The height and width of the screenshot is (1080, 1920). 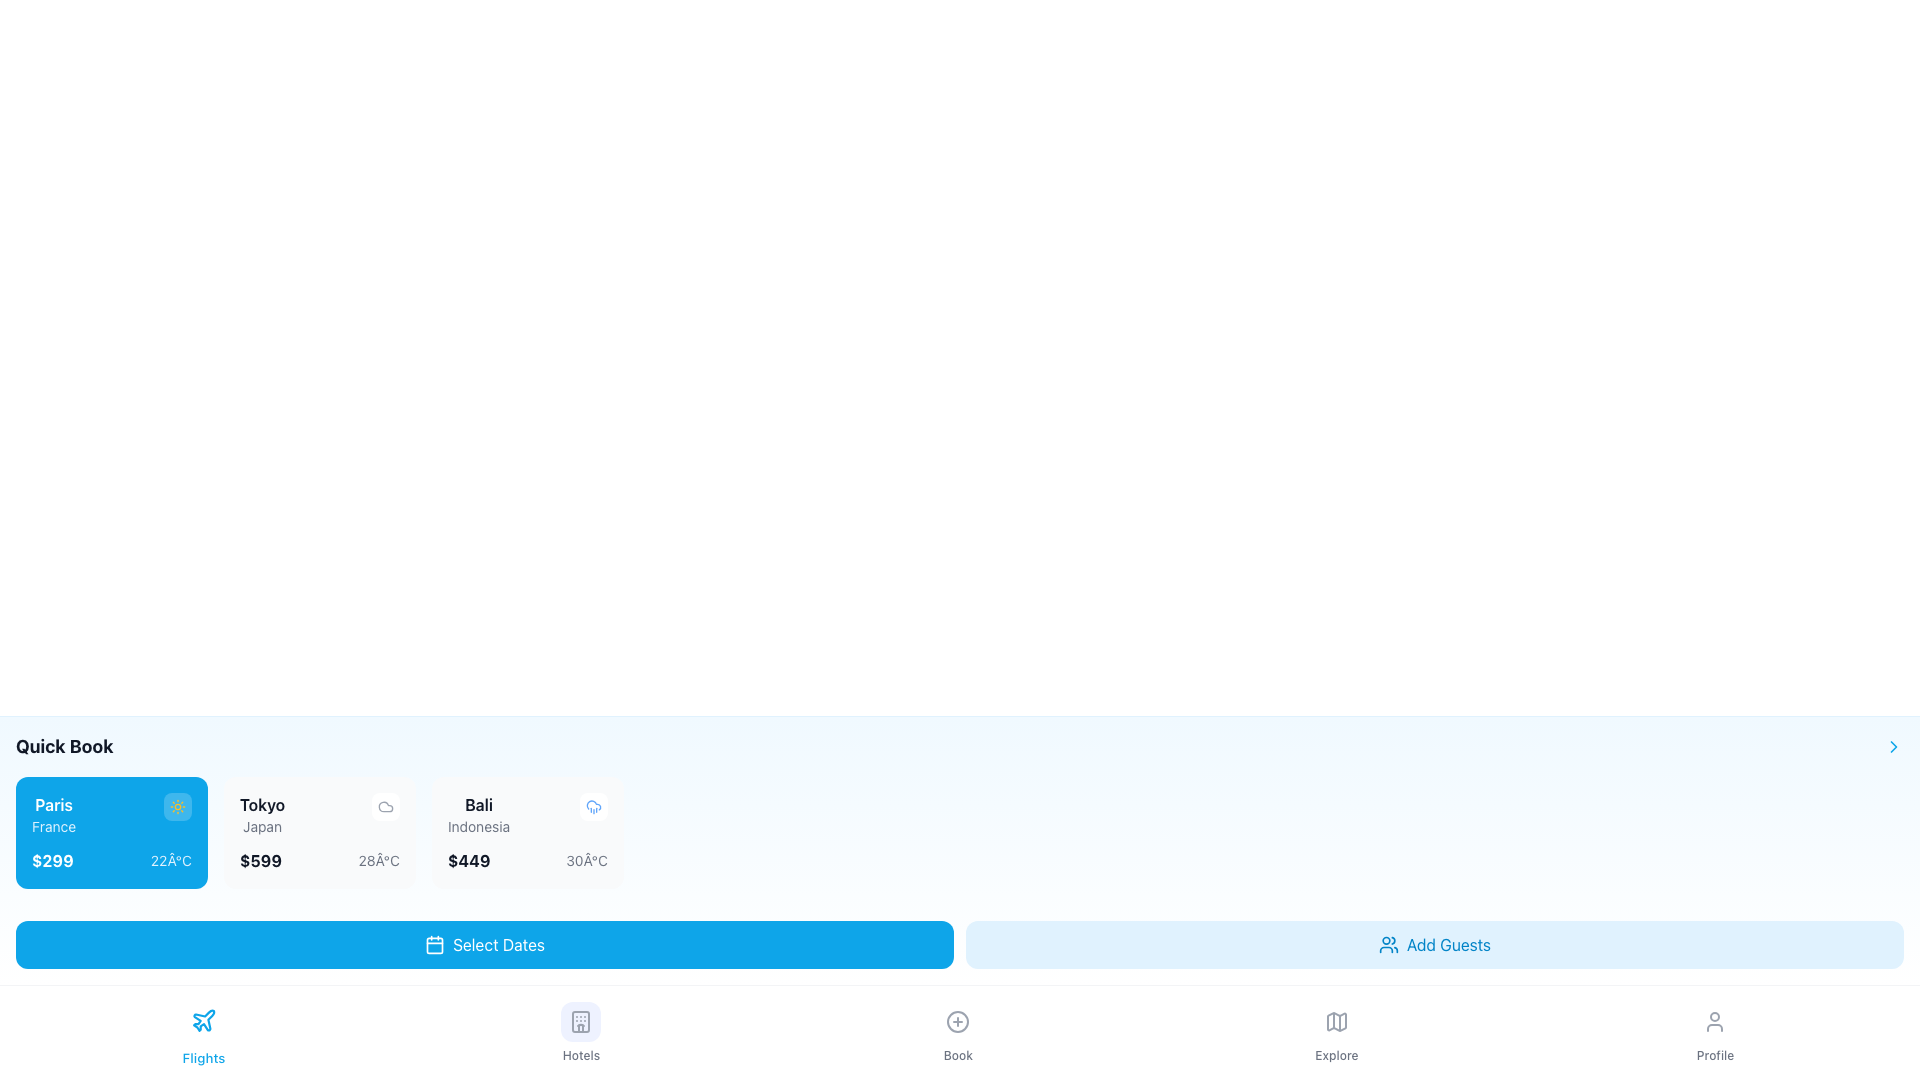 I want to click on the map-shaped icon in the bottom navigation bar, which is the third element from the left, so click(x=1336, y=1022).